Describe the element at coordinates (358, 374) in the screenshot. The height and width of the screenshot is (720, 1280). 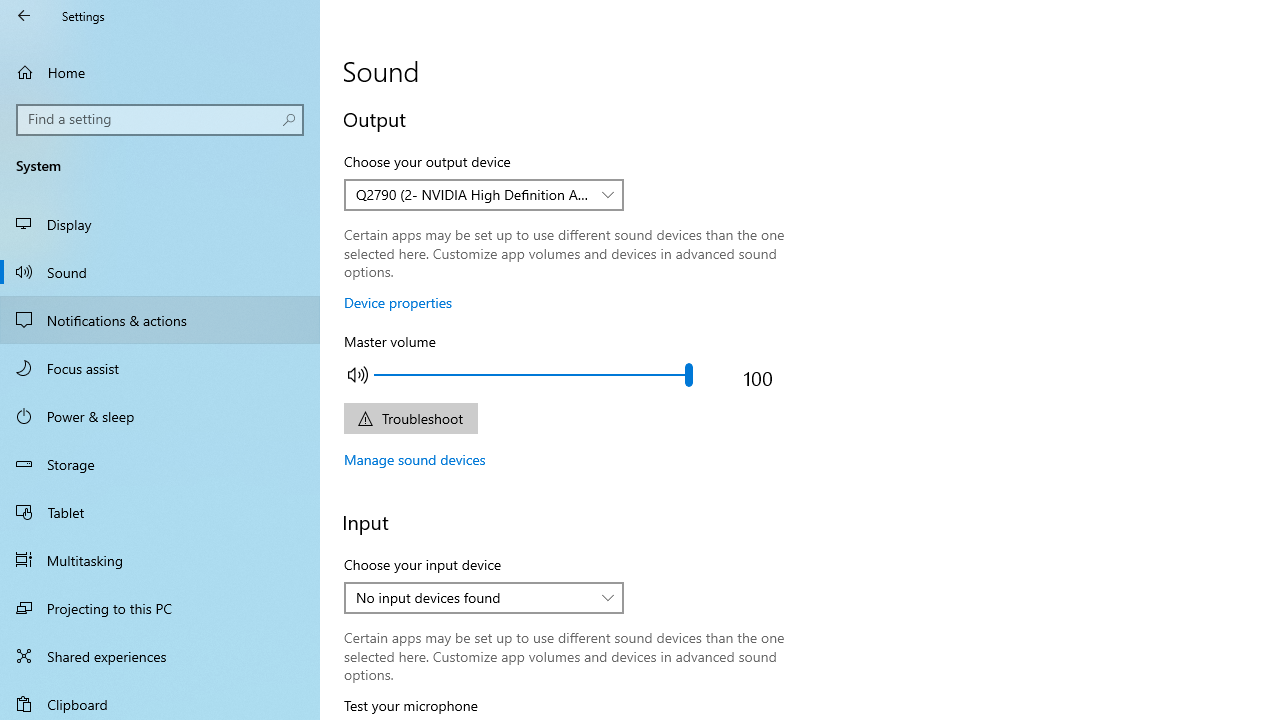
I see `'Mute master volume'` at that location.